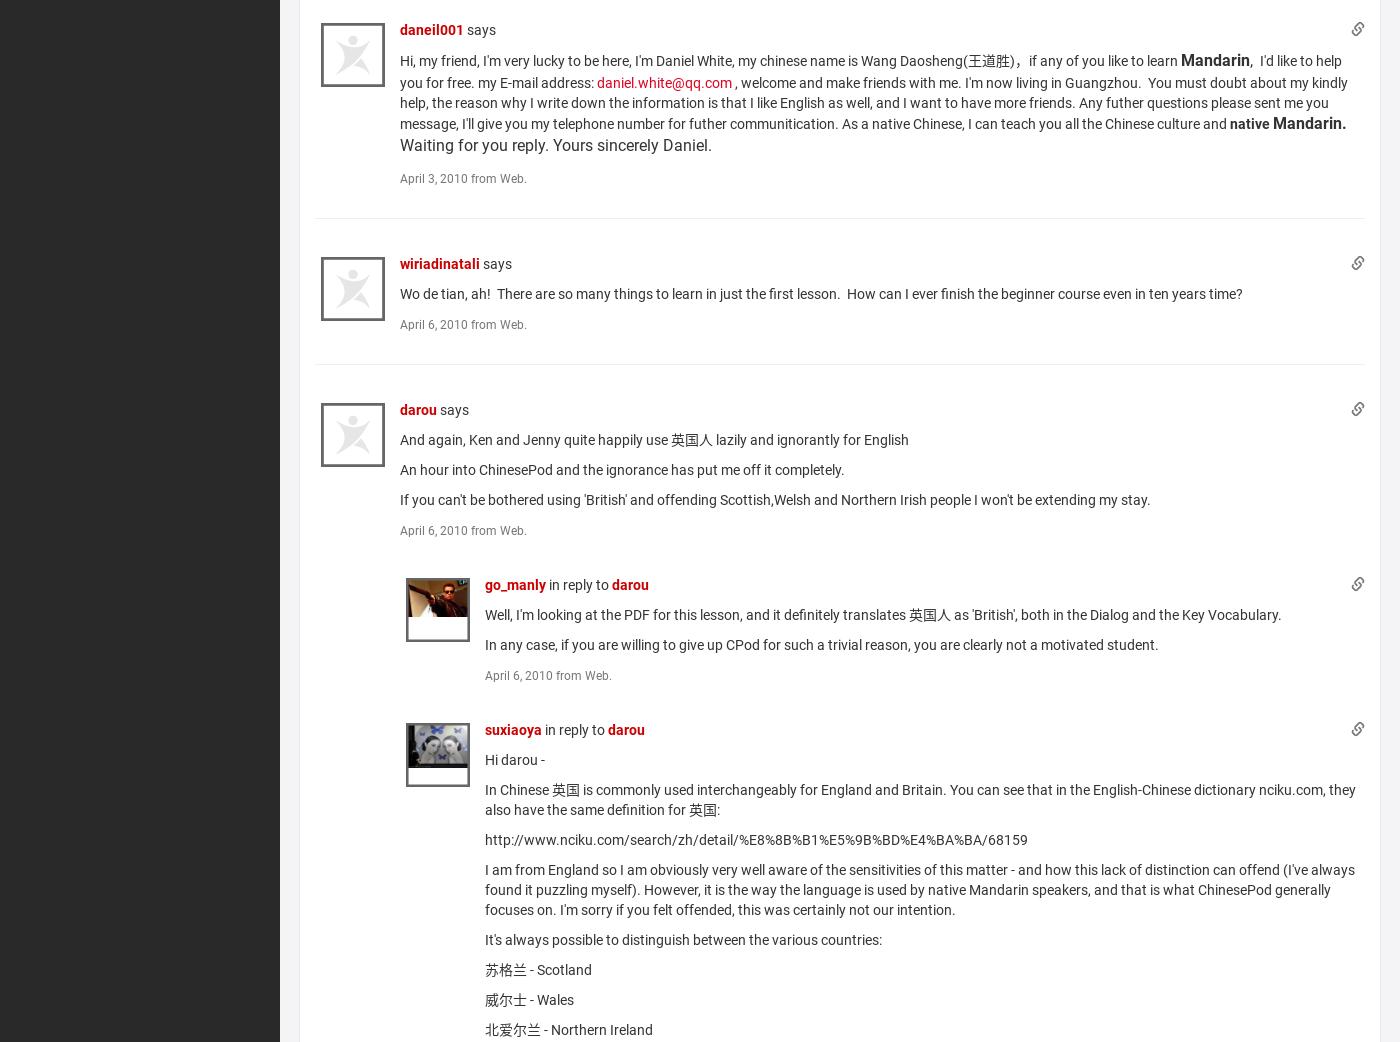 The image size is (1400, 1042). What do you see at coordinates (1215, 58) in the screenshot?
I see `'Mandarin'` at bounding box center [1215, 58].